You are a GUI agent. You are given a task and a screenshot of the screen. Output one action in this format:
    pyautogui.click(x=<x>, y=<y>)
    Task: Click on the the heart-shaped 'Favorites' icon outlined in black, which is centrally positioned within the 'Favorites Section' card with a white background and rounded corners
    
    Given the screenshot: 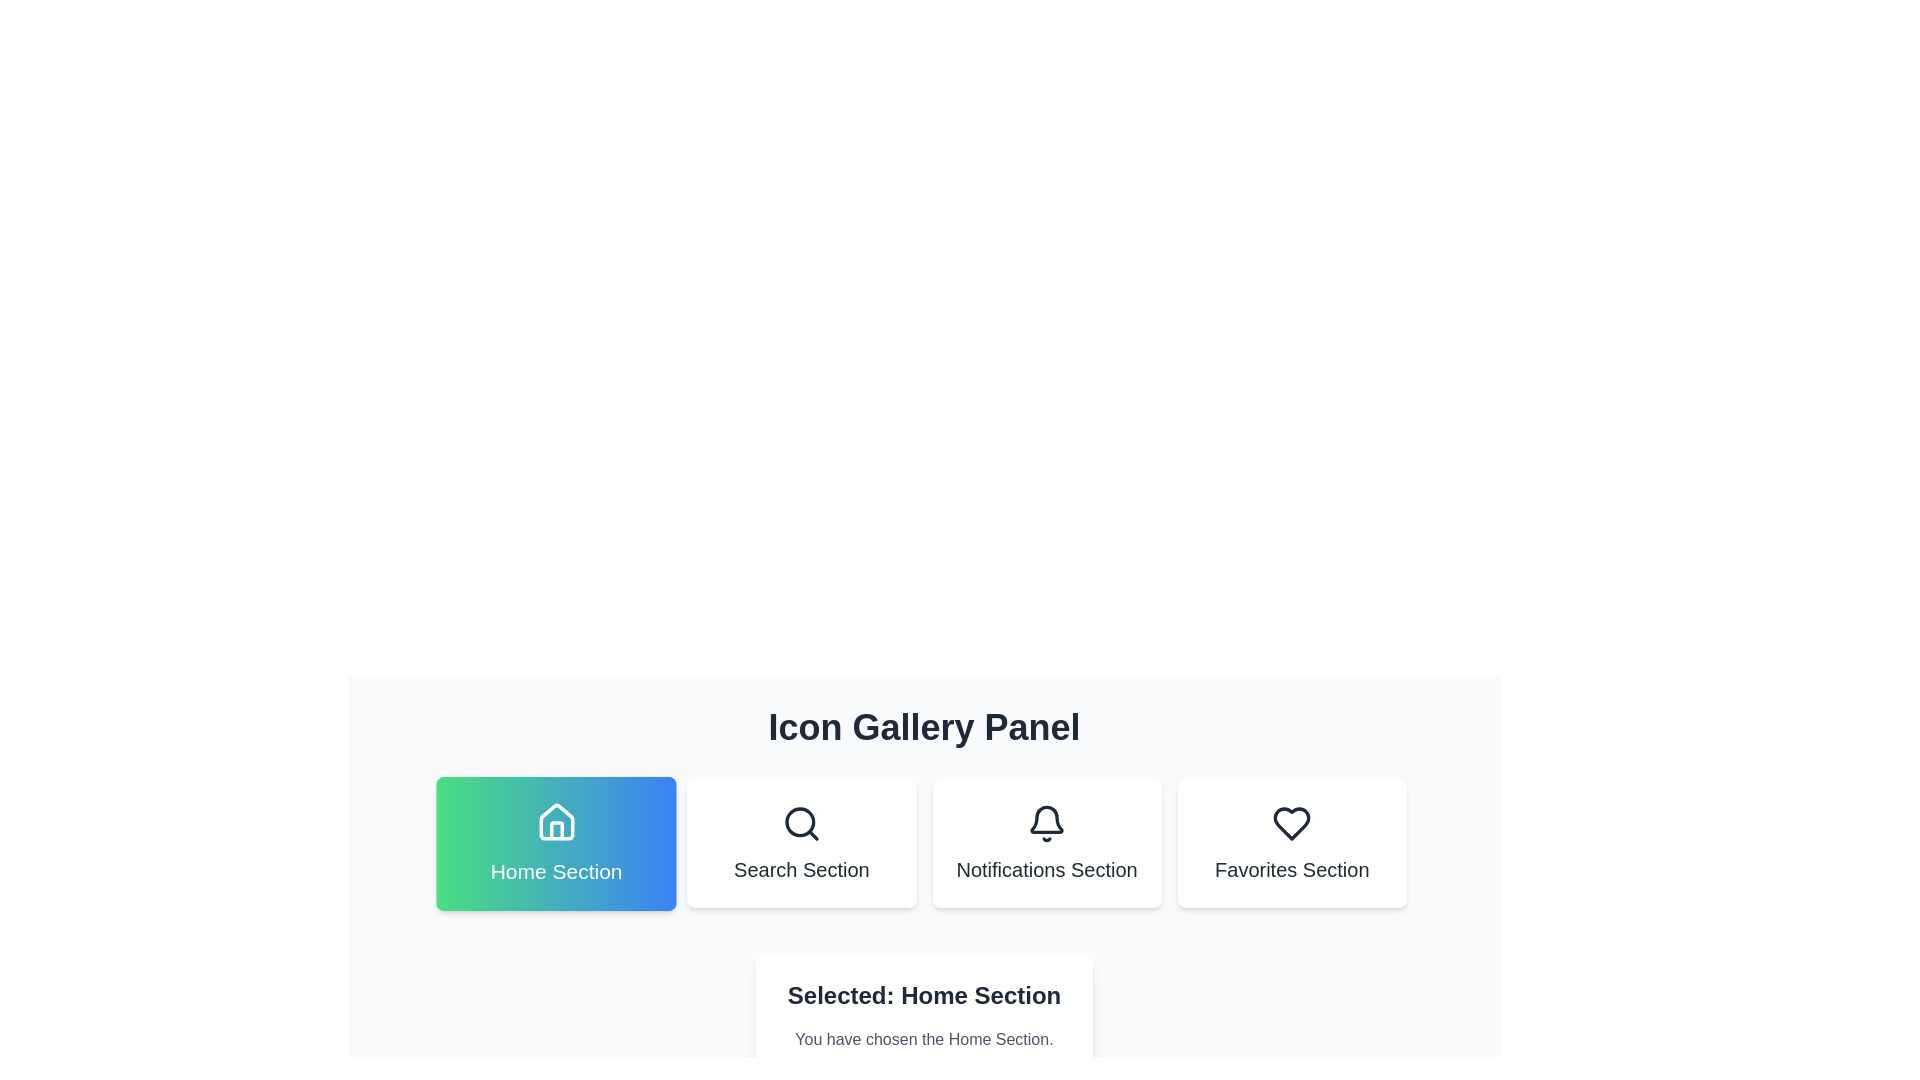 What is the action you would take?
    pyautogui.click(x=1292, y=824)
    